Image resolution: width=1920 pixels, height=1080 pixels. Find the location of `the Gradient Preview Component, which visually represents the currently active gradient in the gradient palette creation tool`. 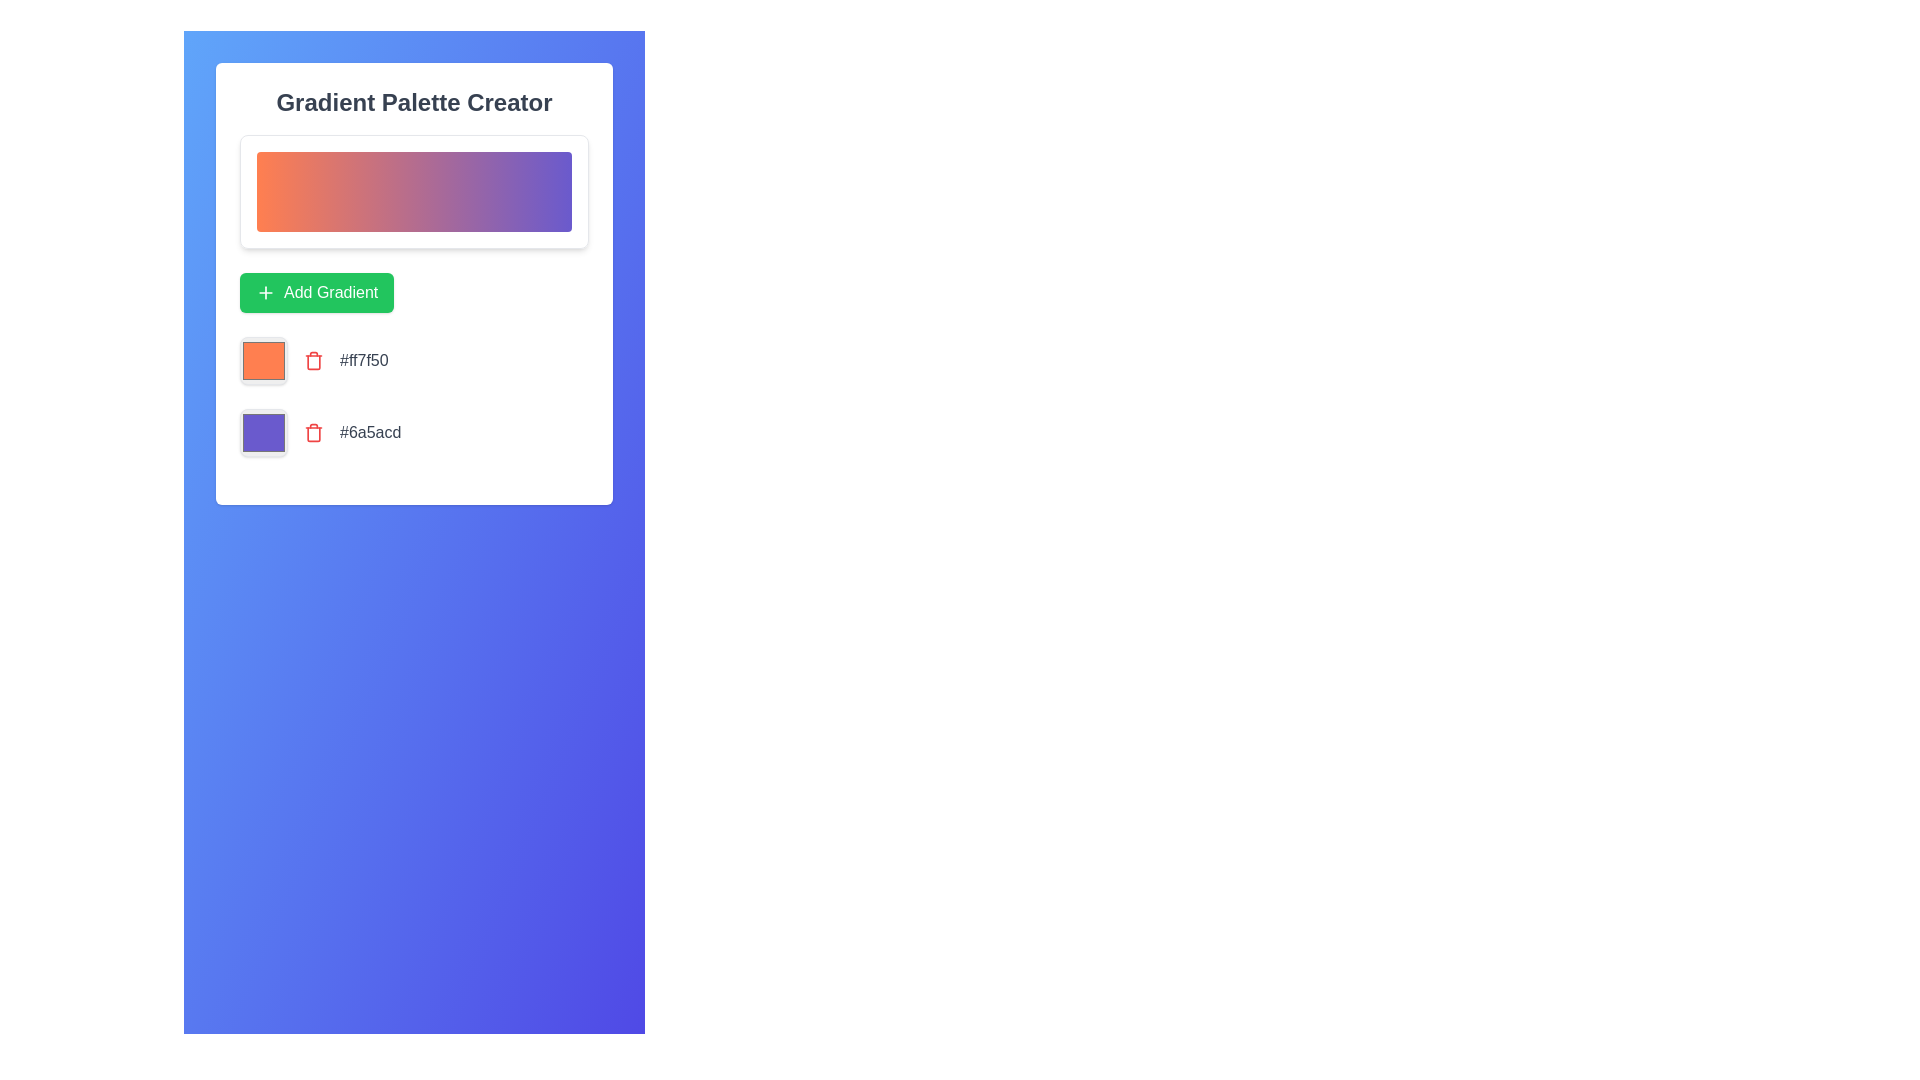

the Gradient Preview Component, which visually represents the currently active gradient in the gradient palette creation tool is located at coordinates (413, 192).